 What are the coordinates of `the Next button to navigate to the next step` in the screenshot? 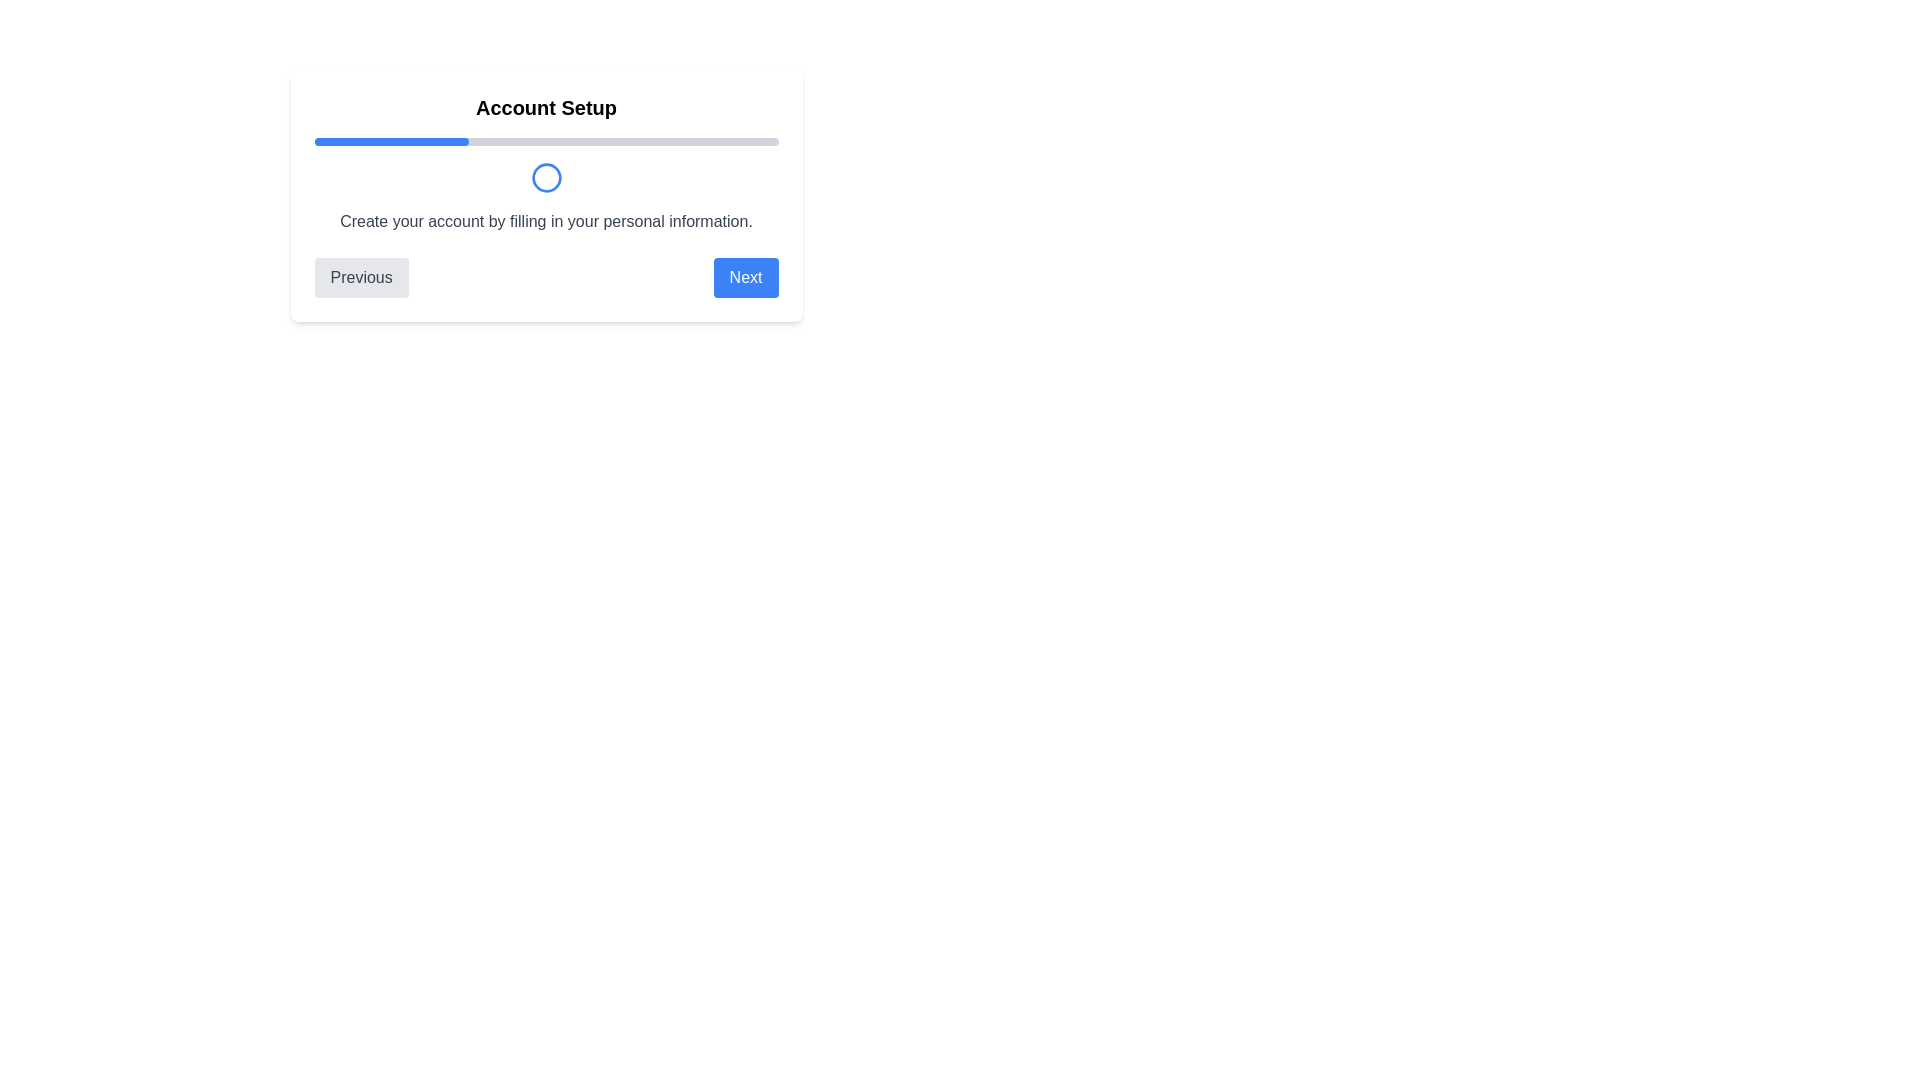 It's located at (744, 277).